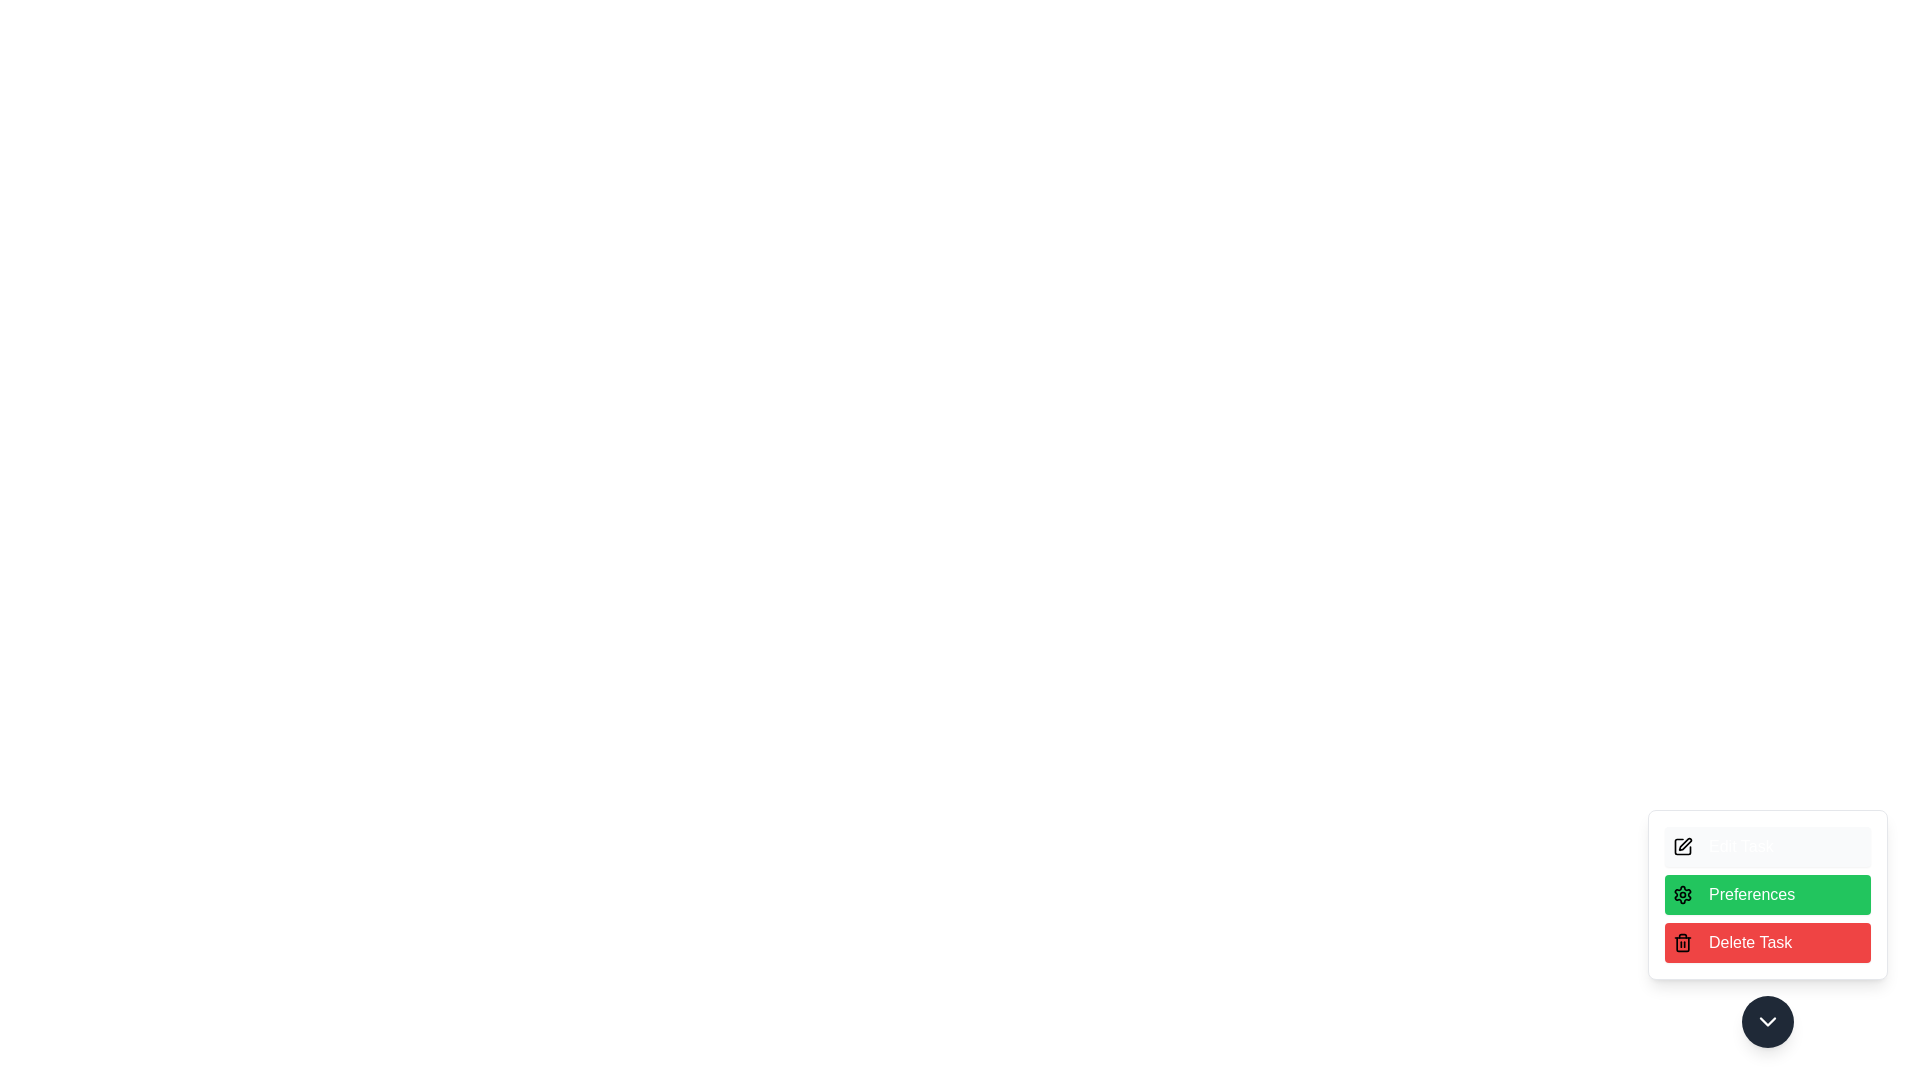  I want to click on the 'Edit Task' option, so click(1767, 847).